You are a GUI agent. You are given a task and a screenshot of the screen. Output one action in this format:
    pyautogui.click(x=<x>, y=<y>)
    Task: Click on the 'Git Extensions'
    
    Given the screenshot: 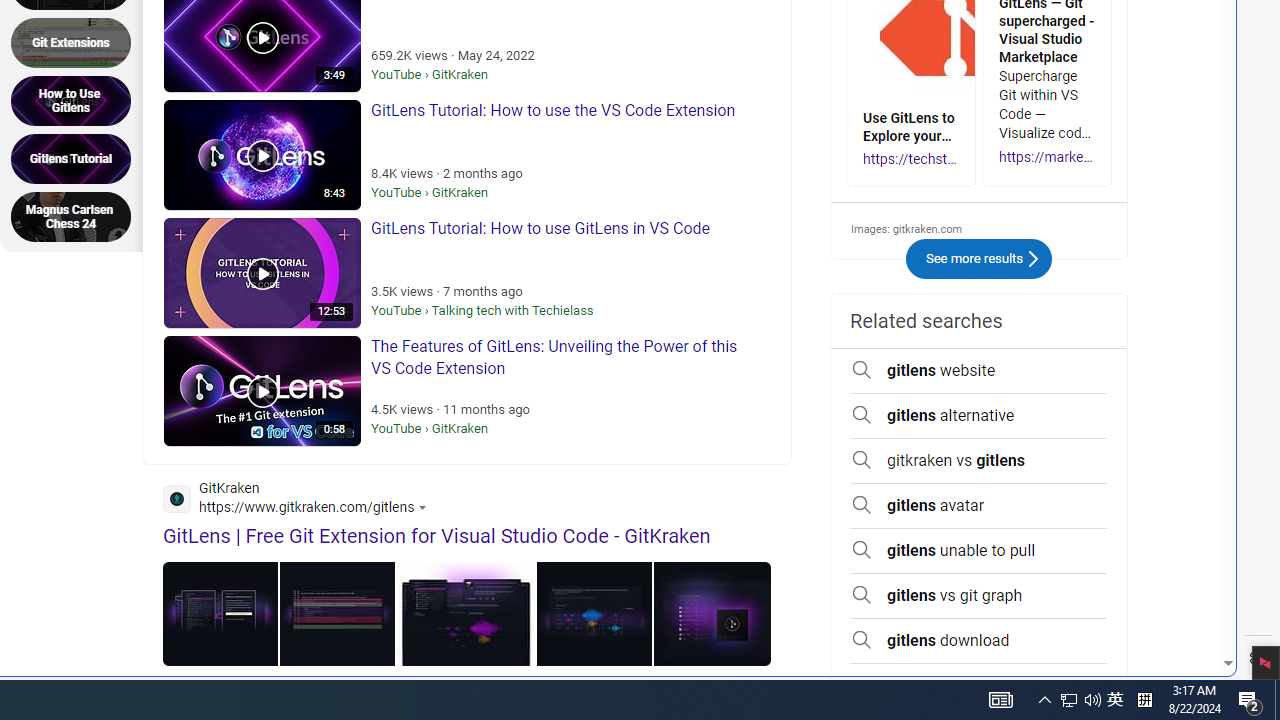 What is the action you would take?
    pyautogui.click(x=77, y=42)
    